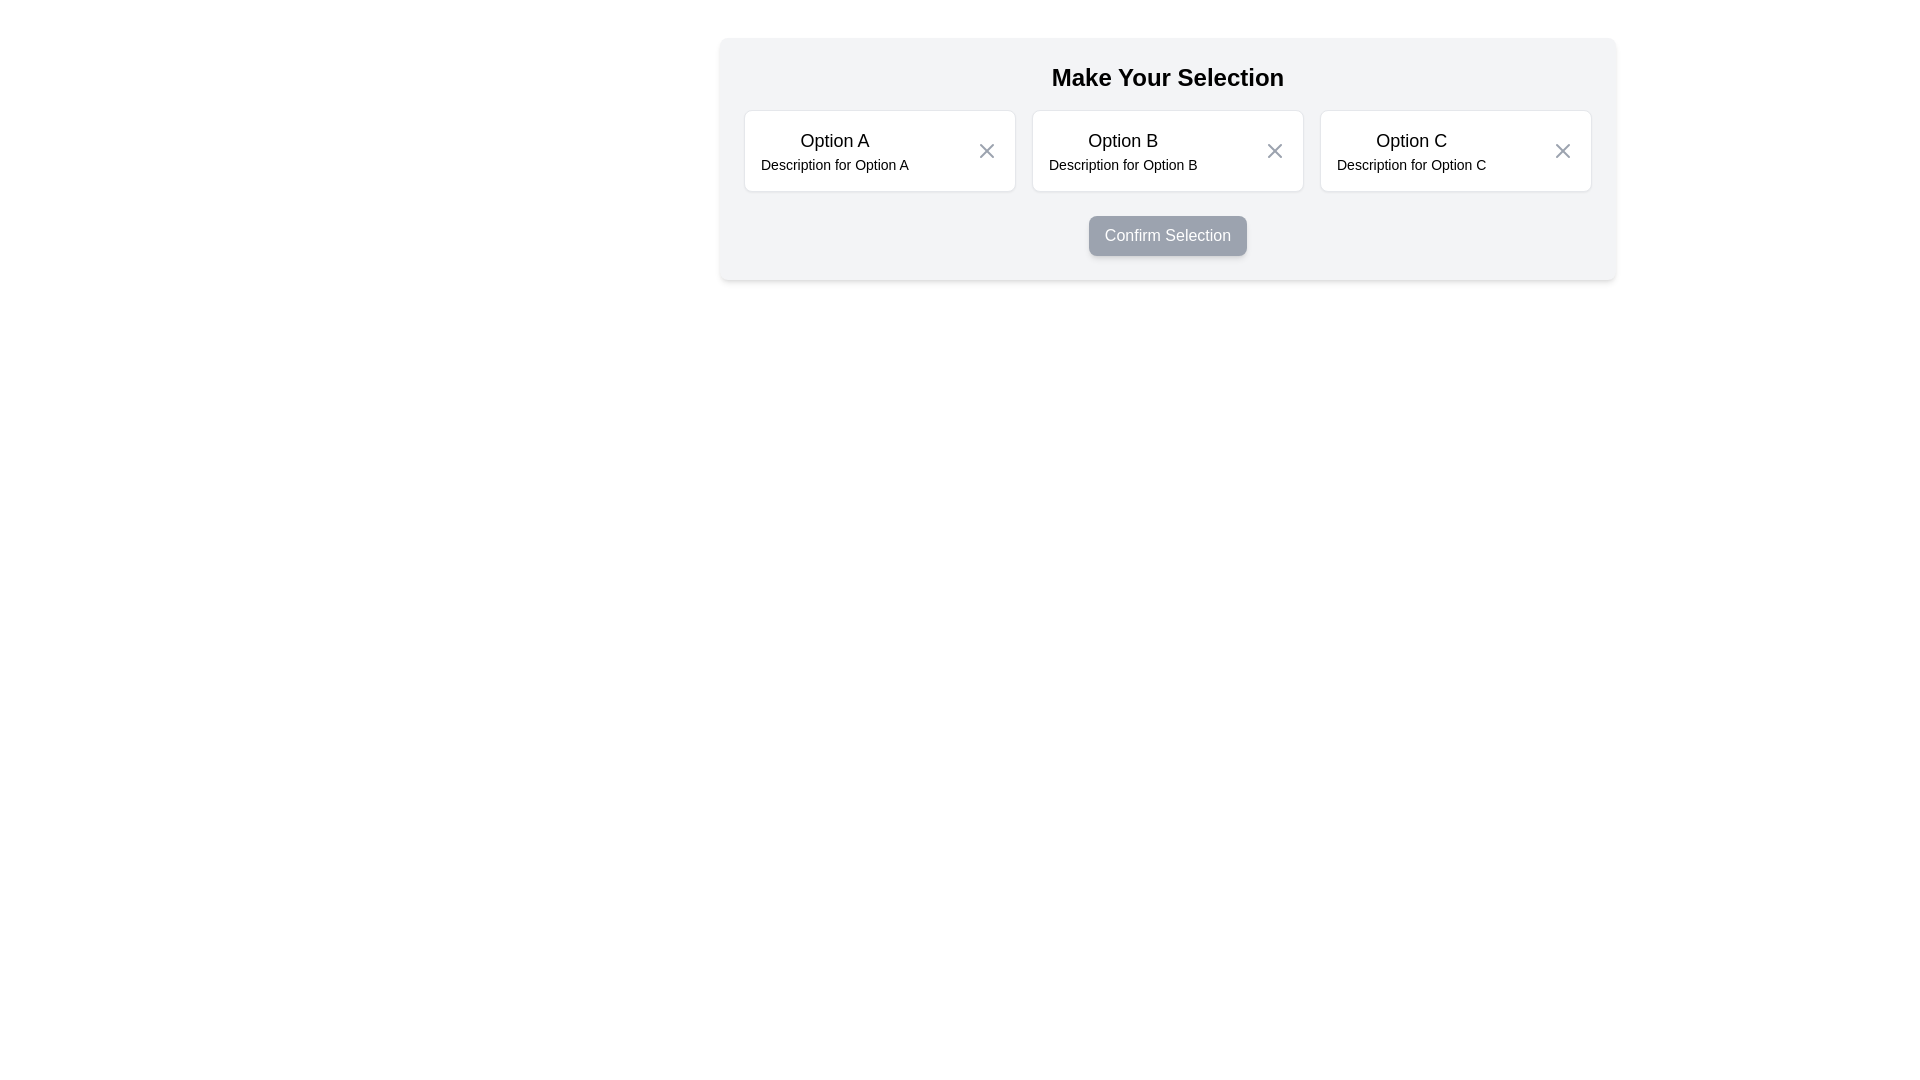  Describe the element at coordinates (1274, 149) in the screenshot. I see `the Close button, represented by an 'X' shape, located in the top-right corner of 'Option B', to deselect or close the option` at that location.